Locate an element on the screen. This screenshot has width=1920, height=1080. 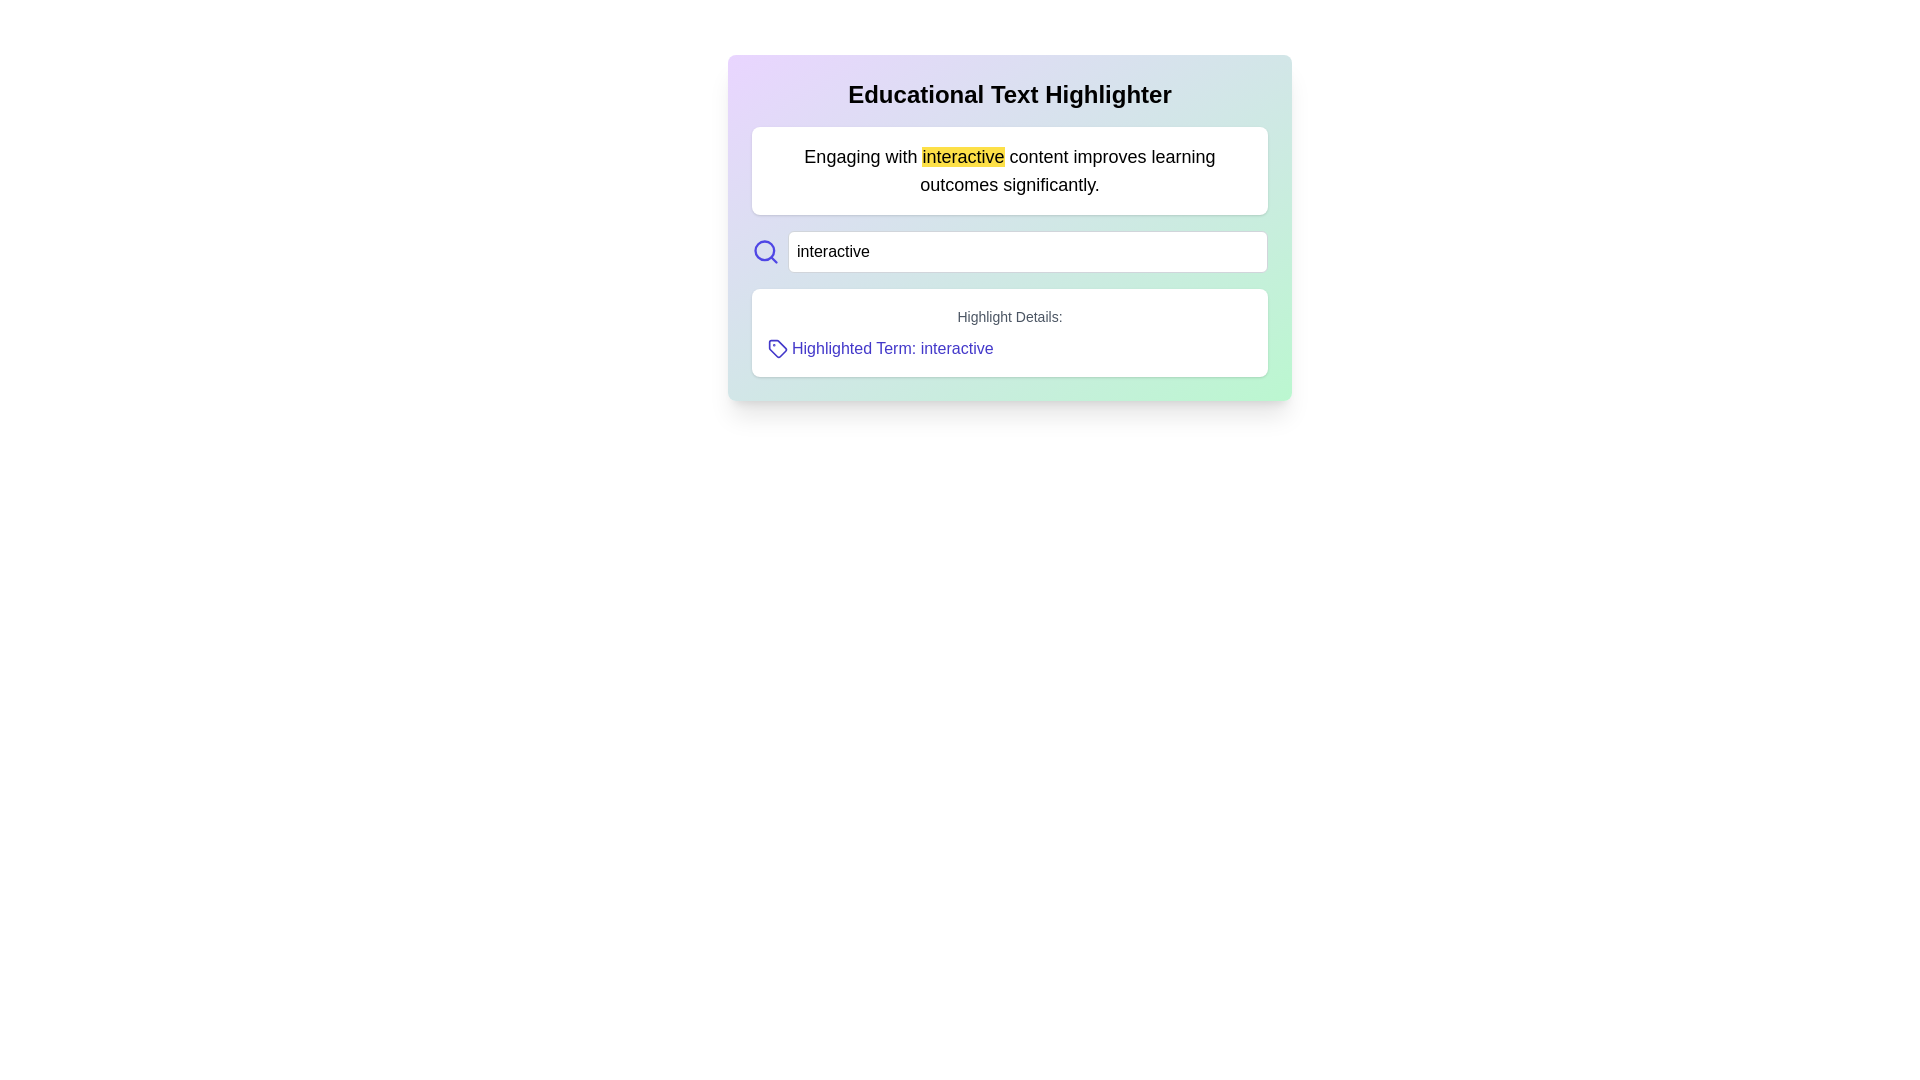
the highlighted term within the 'Highlight Details' box of the educational panel is located at coordinates (1009, 226).